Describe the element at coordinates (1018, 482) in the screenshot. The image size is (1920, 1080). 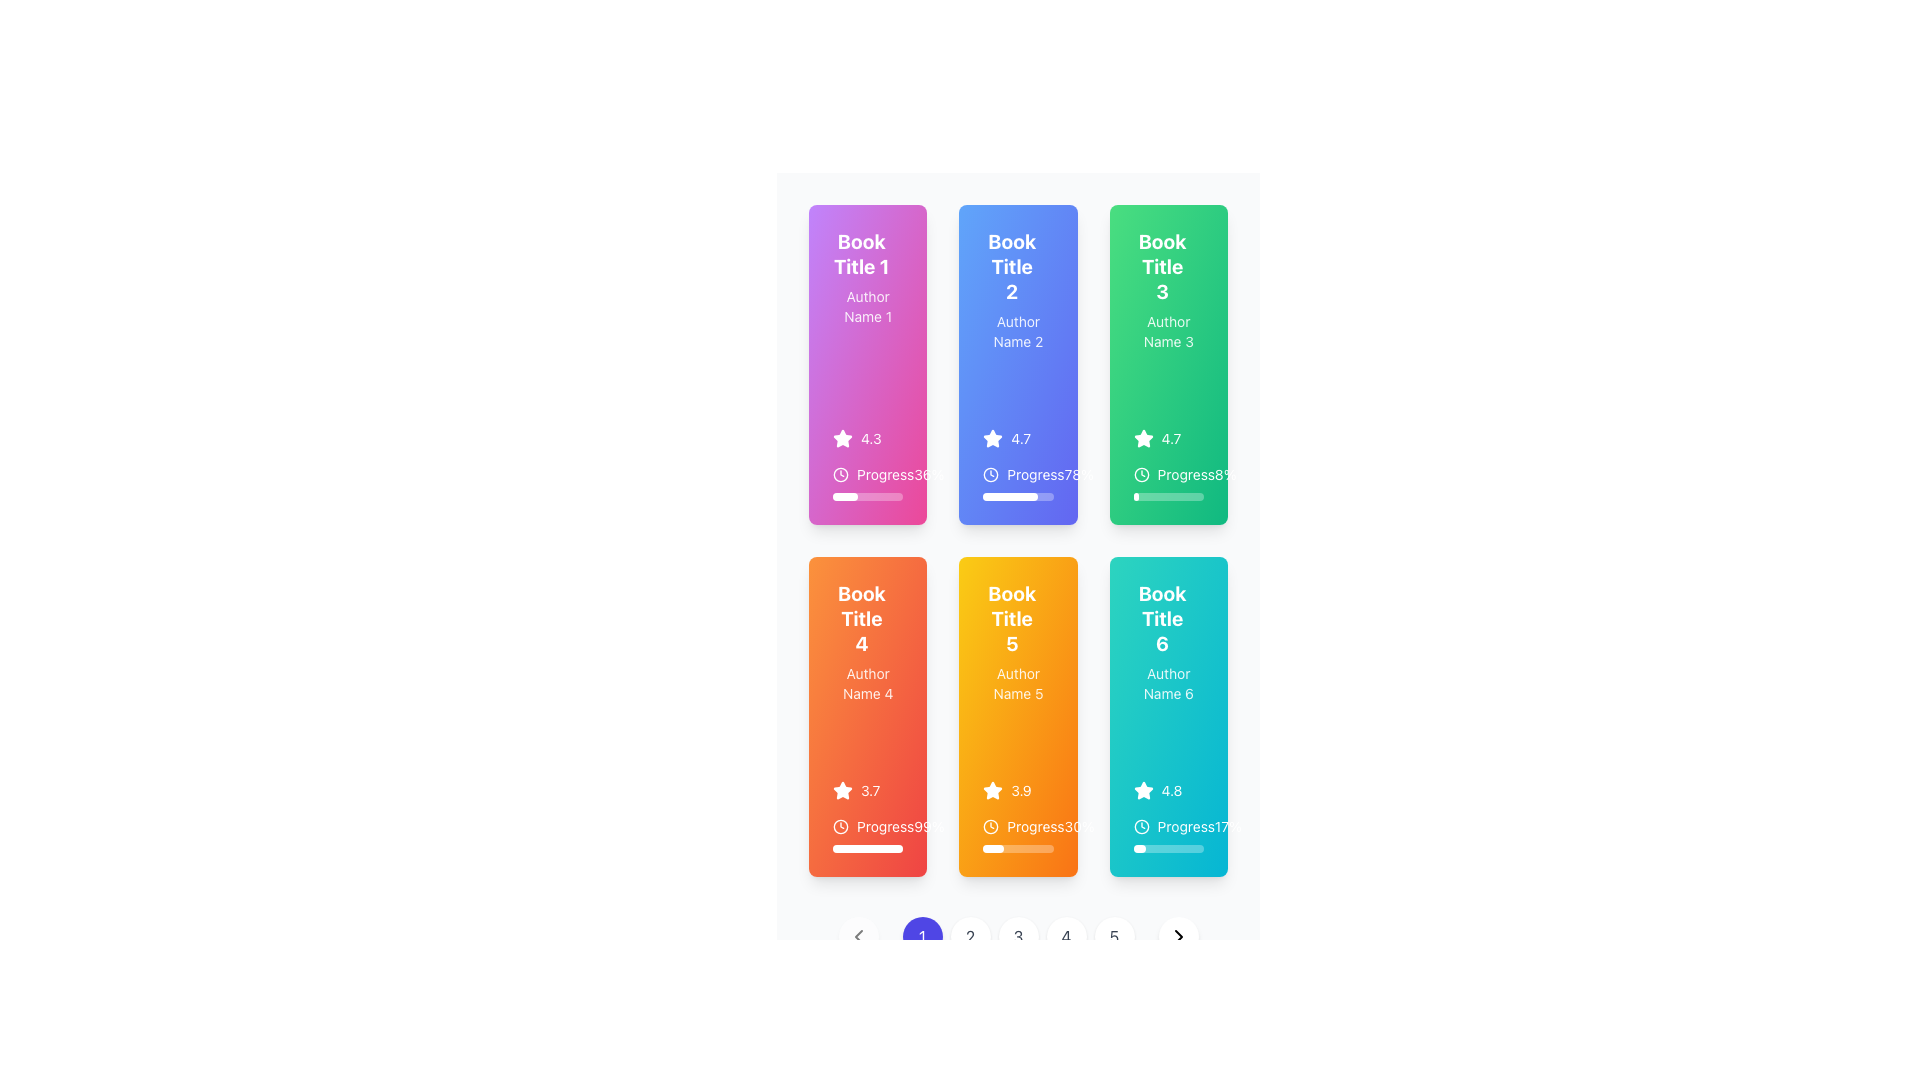
I see `the progress percentage displayed on the progress bar located in the second card of the first row in the grid layout, positioned below the star depiction with the text '4.7'` at that location.